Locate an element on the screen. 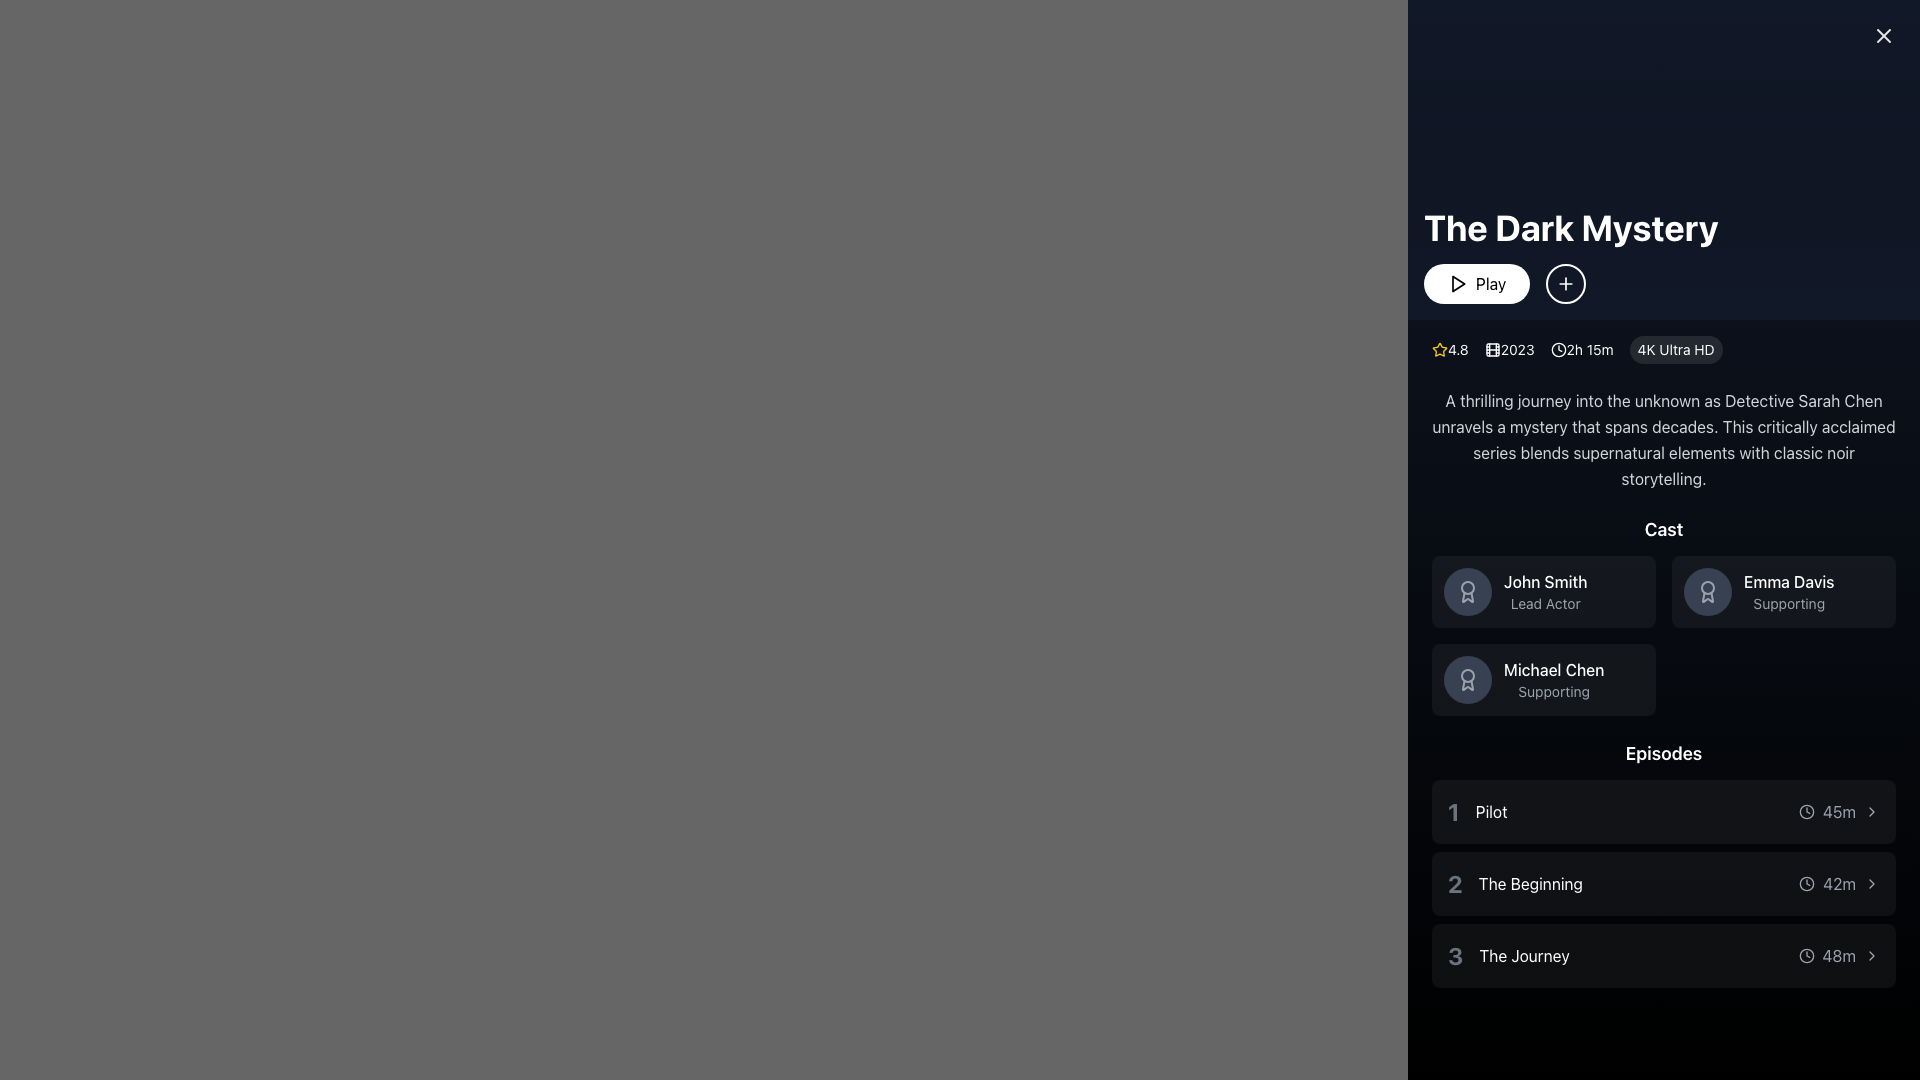 Image resolution: width=1920 pixels, height=1080 pixels. the right-pointing chevron Navigation Arrow Icon located at the far right of the row displaying 'The Journey' and '48m' is located at coordinates (1871, 955).